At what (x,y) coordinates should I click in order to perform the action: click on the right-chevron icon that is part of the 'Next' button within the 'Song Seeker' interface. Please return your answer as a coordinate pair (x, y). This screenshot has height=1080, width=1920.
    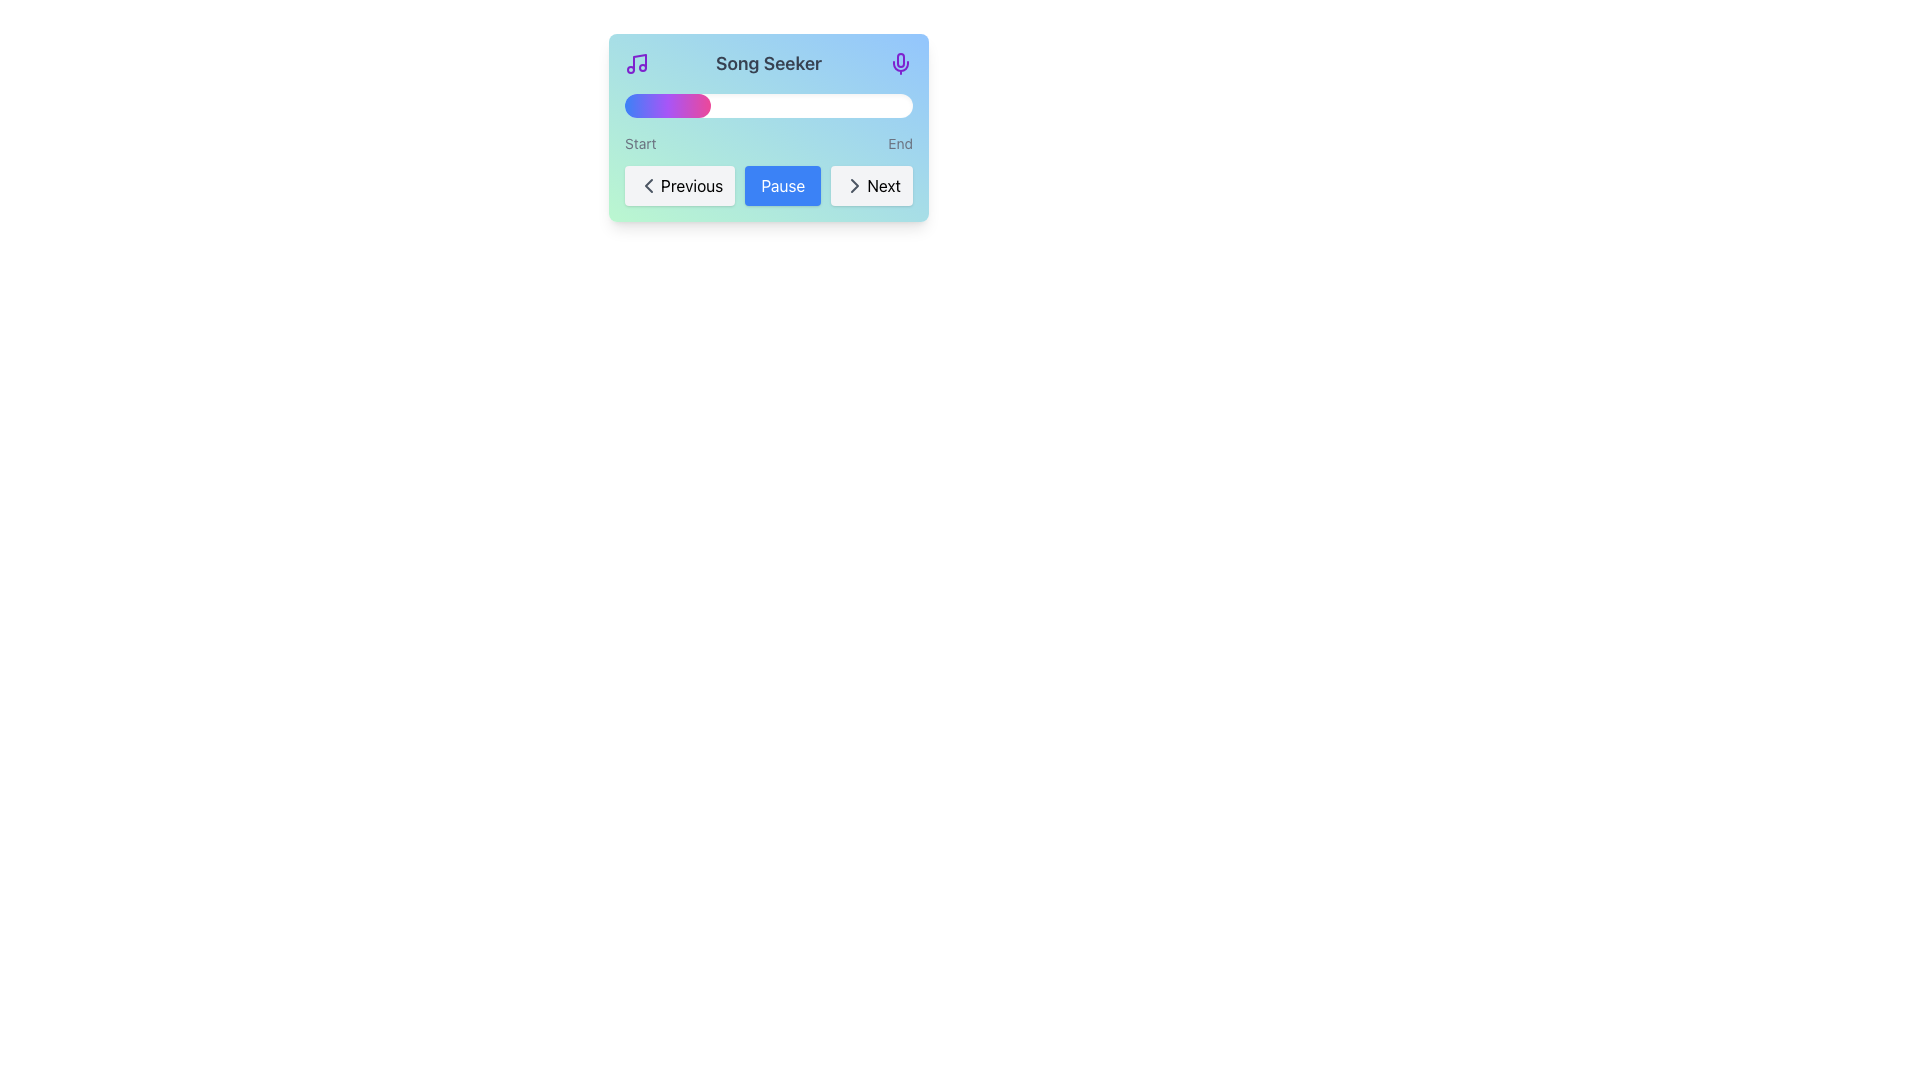
    Looking at the image, I should click on (855, 185).